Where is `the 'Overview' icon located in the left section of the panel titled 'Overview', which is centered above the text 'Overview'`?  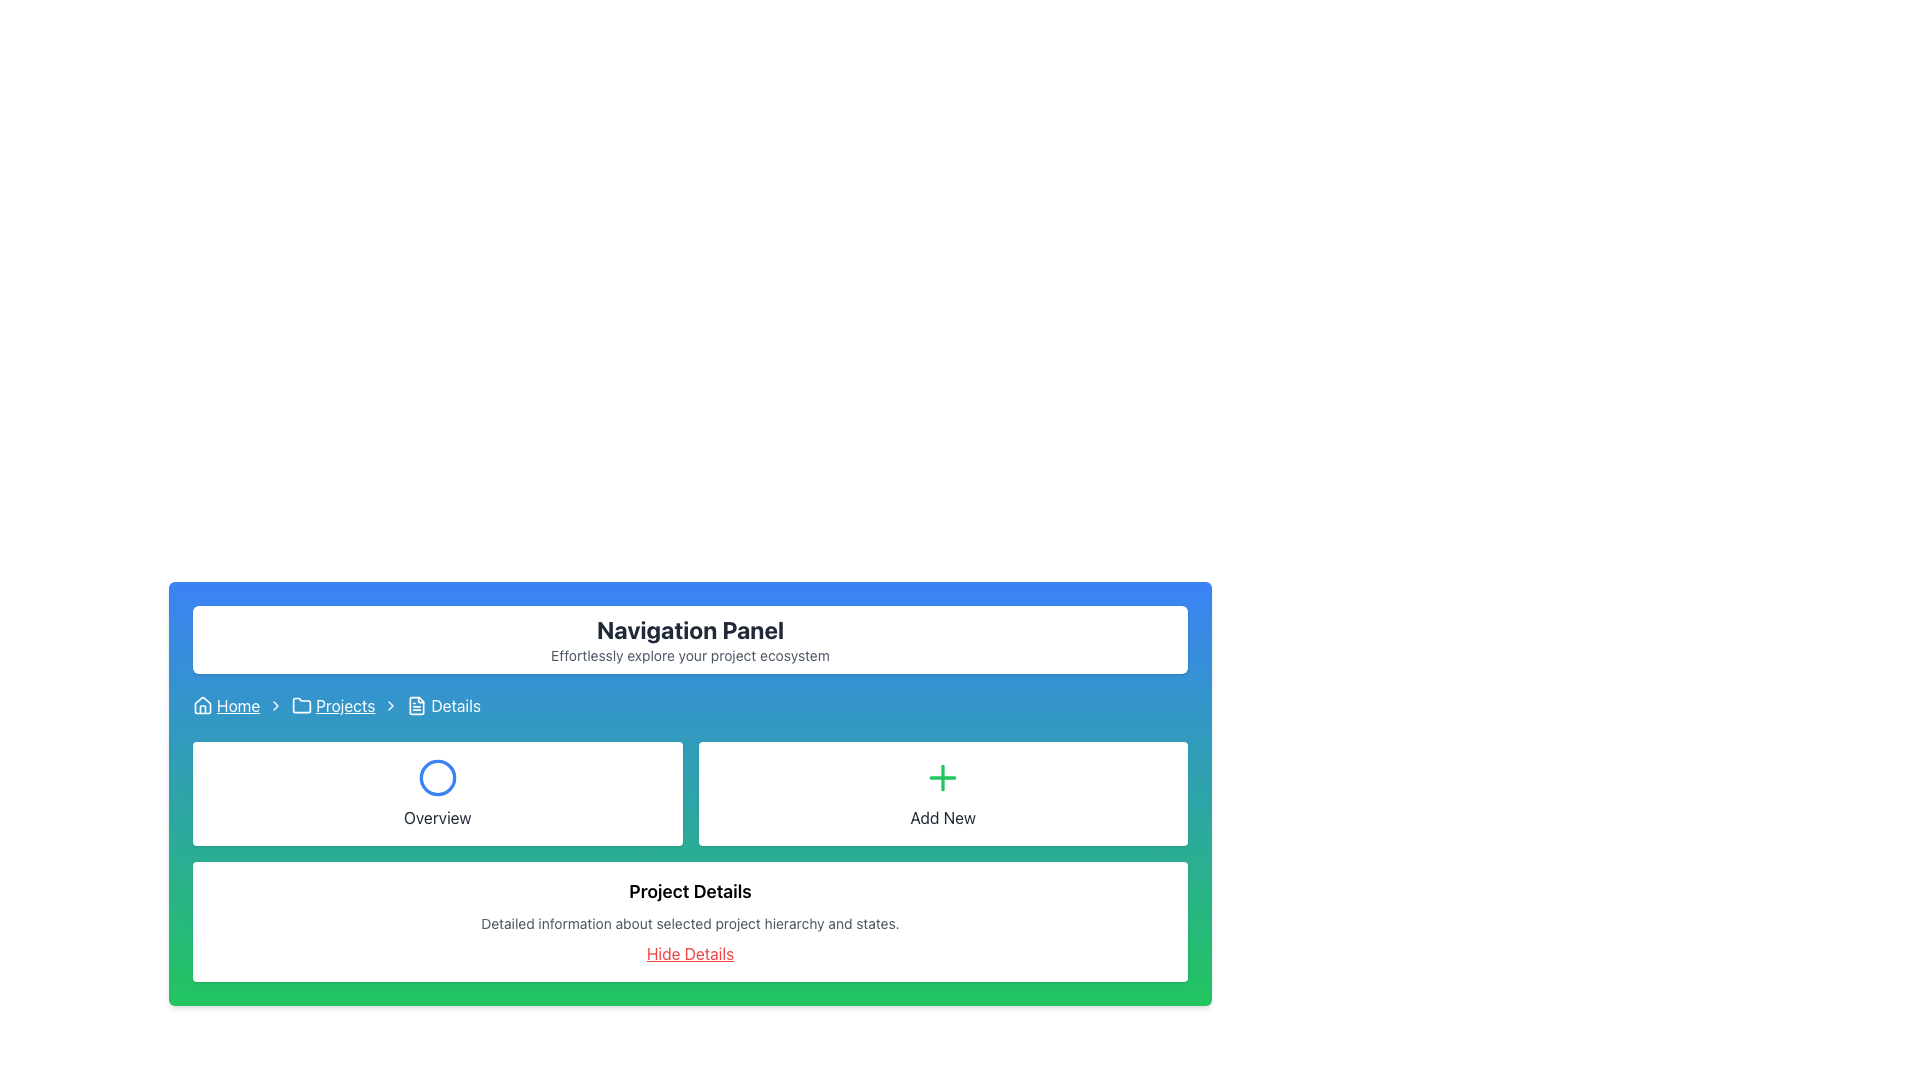 the 'Overview' icon located in the left section of the panel titled 'Overview', which is centered above the text 'Overview' is located at coordinates (436, 777).